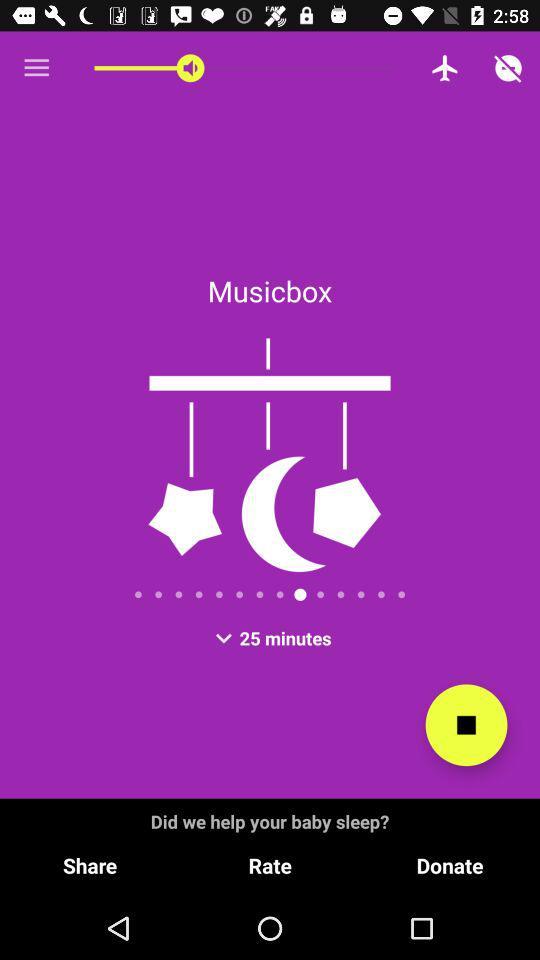  What do you see at coordinates (466, 724) in the screenshot?
I see `pauses music` at bounding box center [466, 724].